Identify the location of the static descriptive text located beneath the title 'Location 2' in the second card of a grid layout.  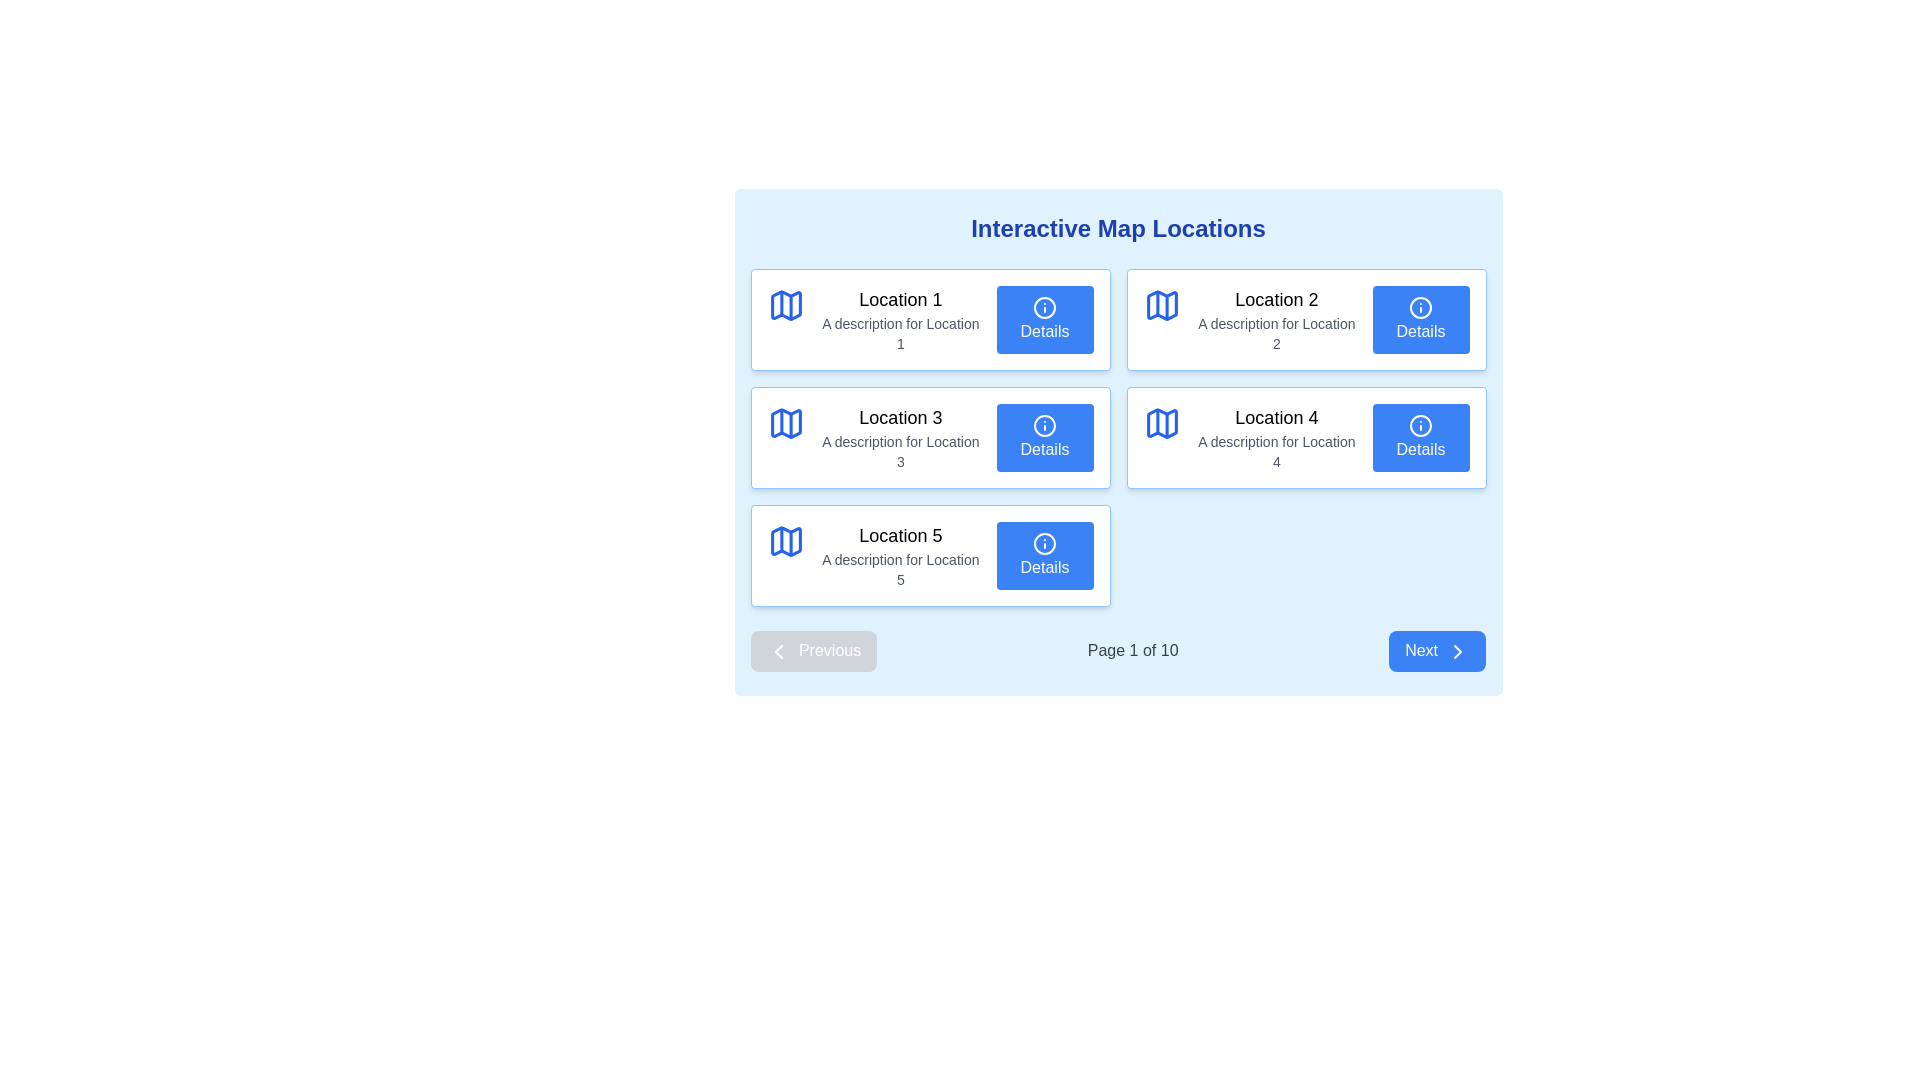
(1275, 333).